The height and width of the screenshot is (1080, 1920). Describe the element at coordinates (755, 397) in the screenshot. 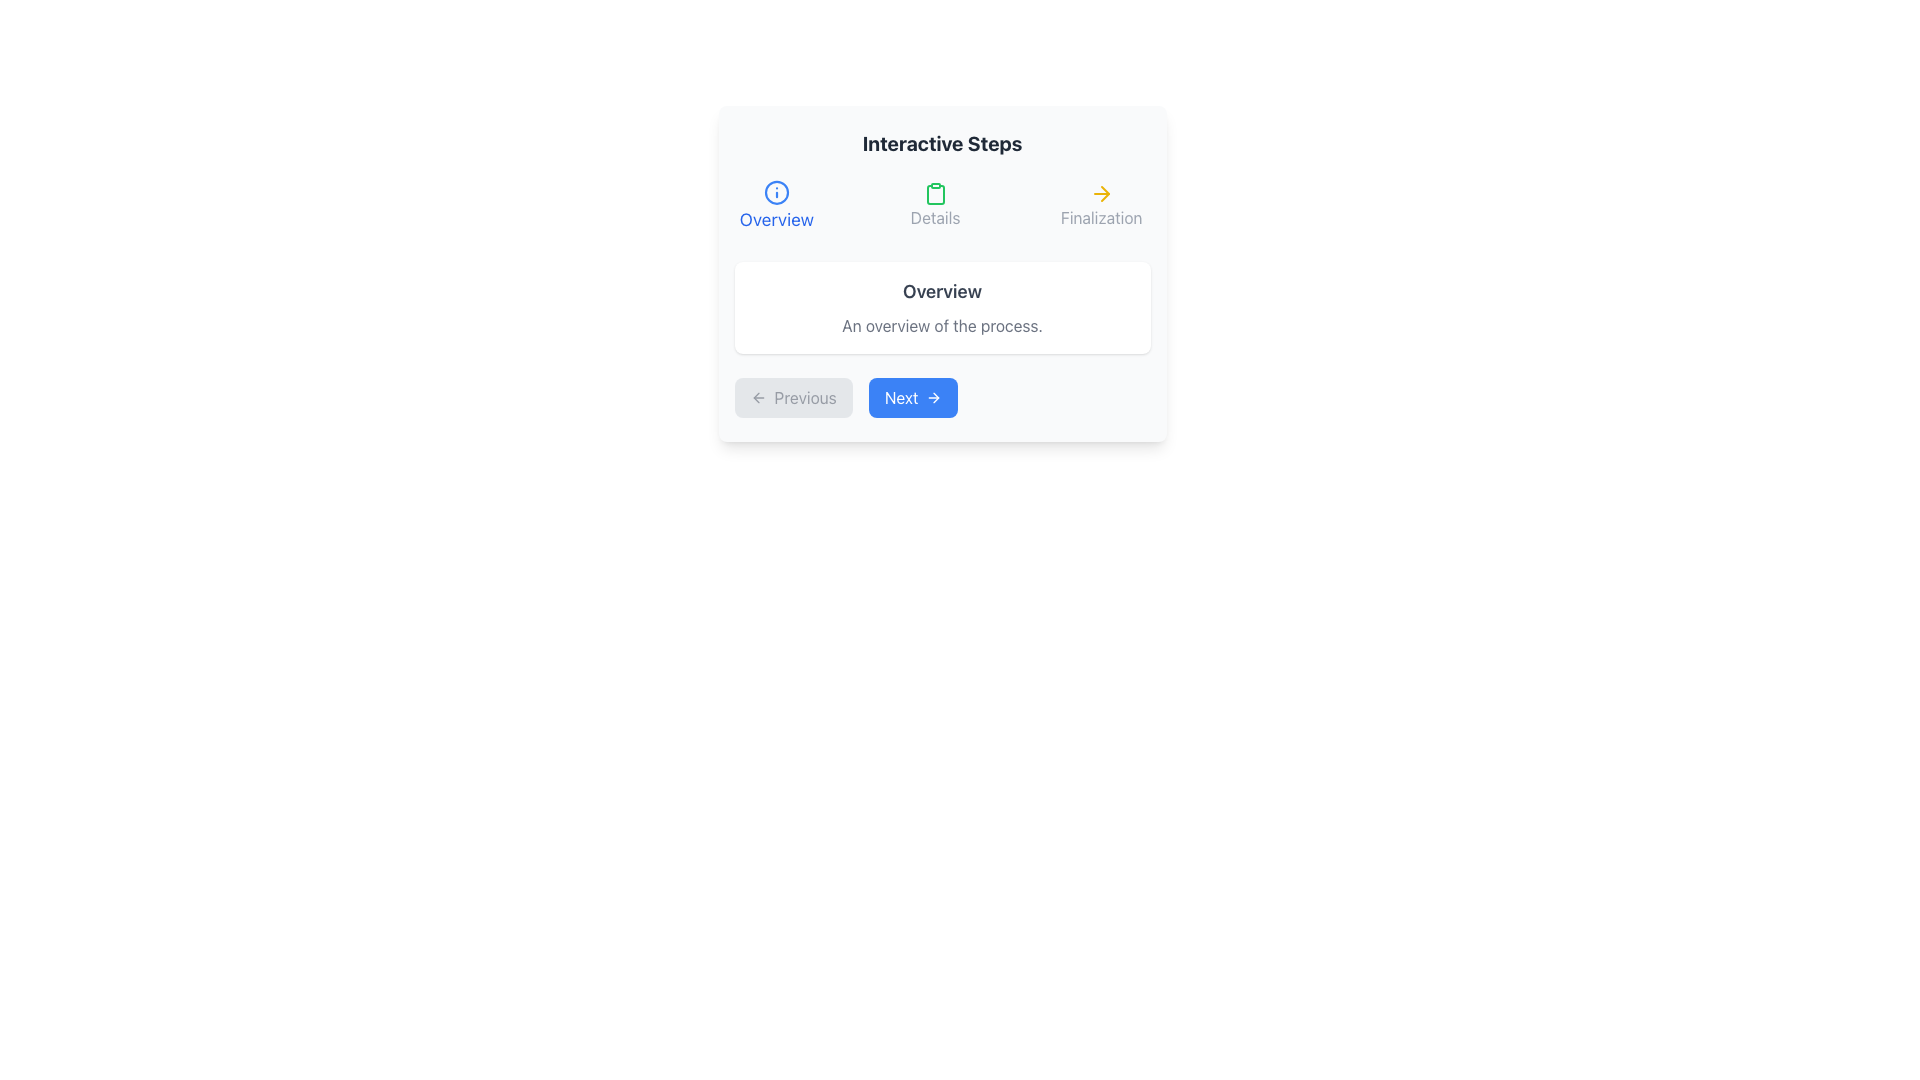

I see `the back arrow graphic element` at that location.